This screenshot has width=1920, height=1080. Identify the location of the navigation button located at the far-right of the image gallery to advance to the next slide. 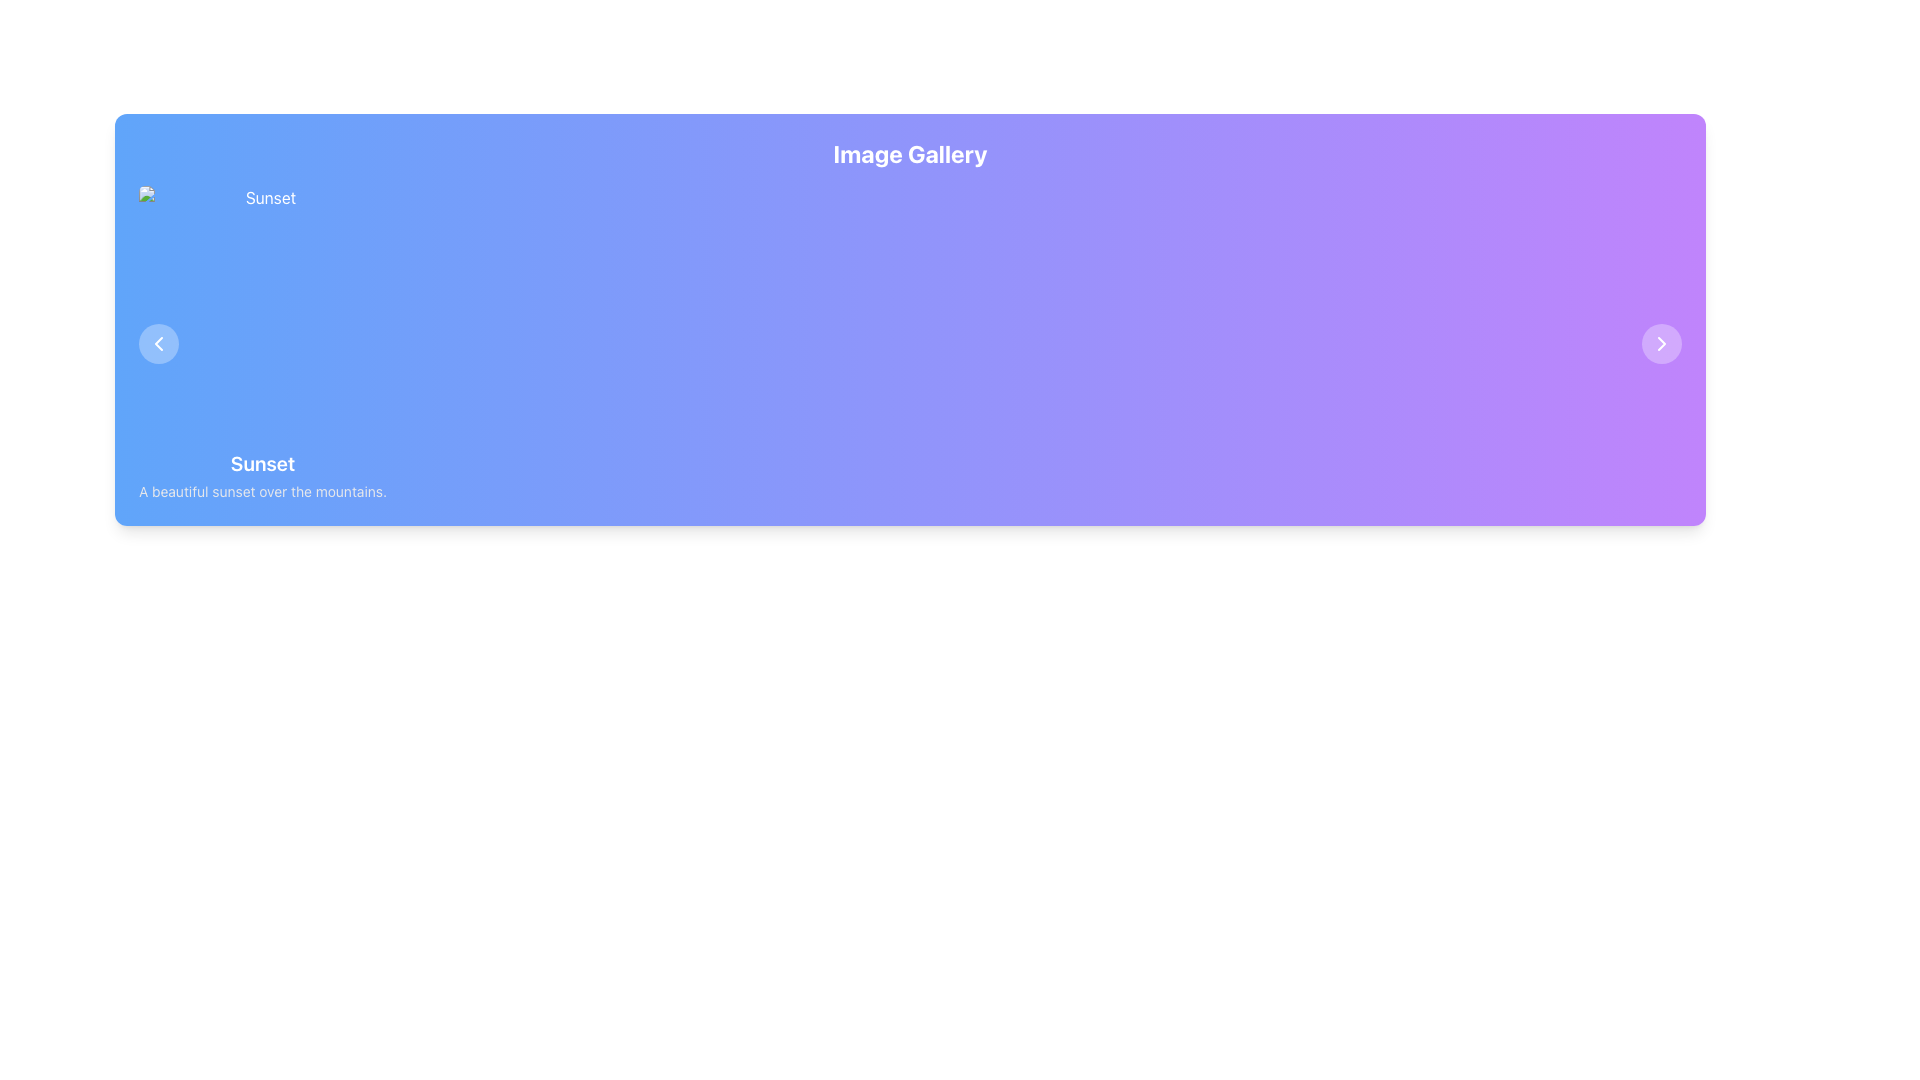
(1661, 342).